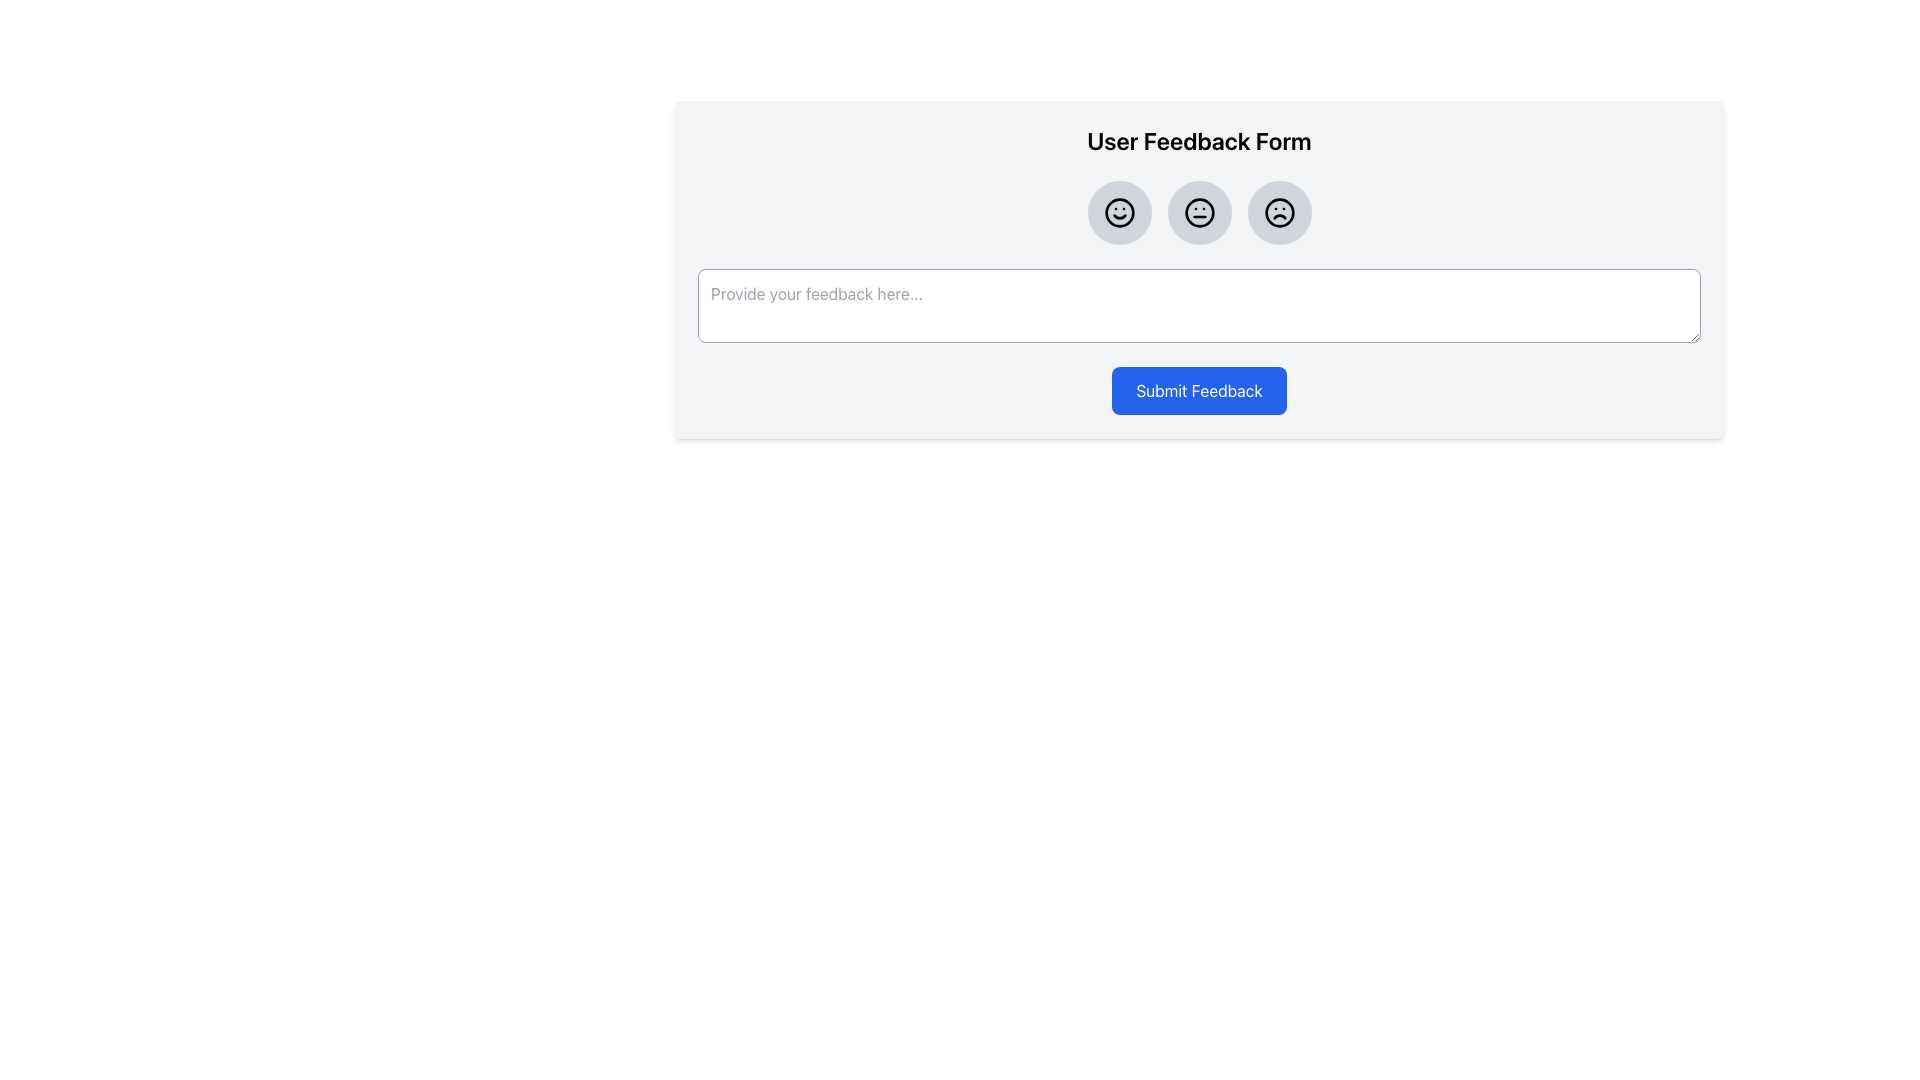  Describe the element at coordinates (1199, 212) in the screenshot. I see `the neutral feedback button located in the User Feedback Form section, which is the second of three horizontally aligned icons between the happy and sad face icons` at that location.